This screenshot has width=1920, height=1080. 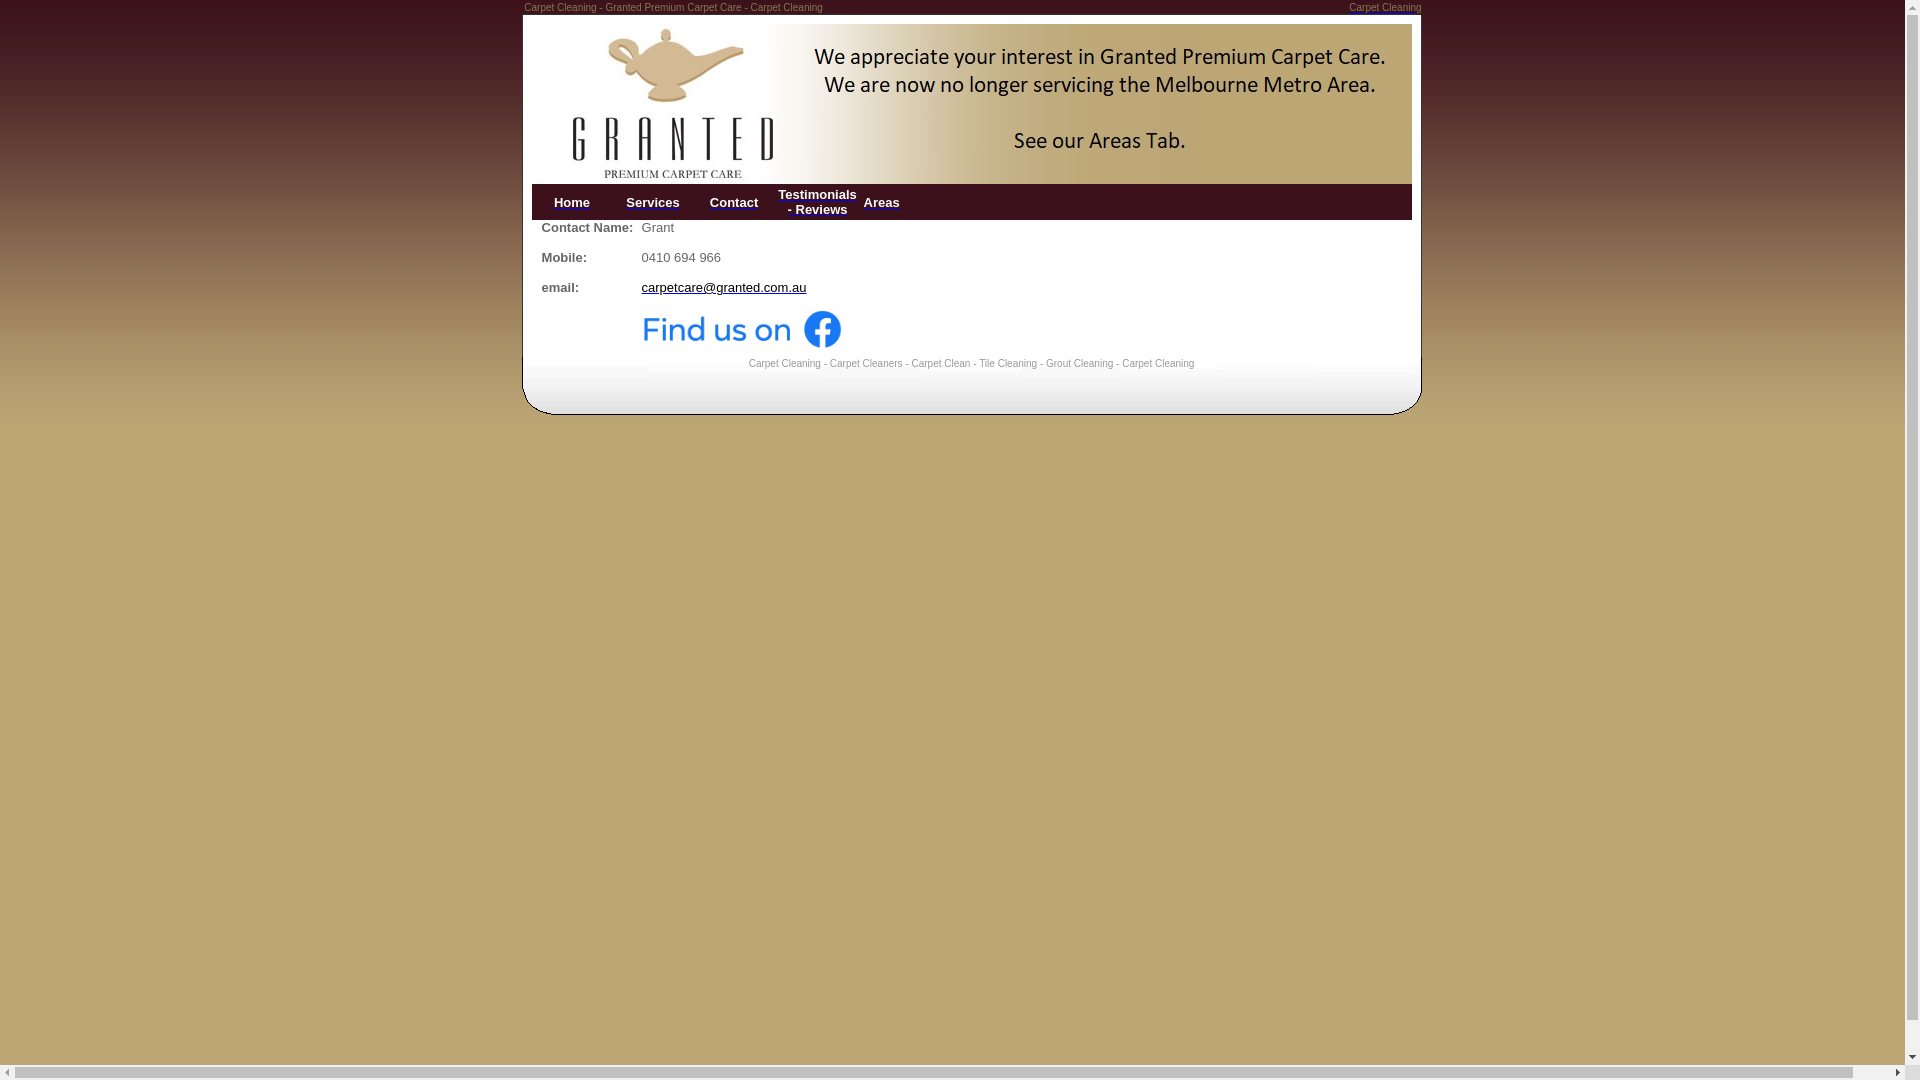 I want to click on 'carpetcare@granted.com.au', so click(x=723, y=287).